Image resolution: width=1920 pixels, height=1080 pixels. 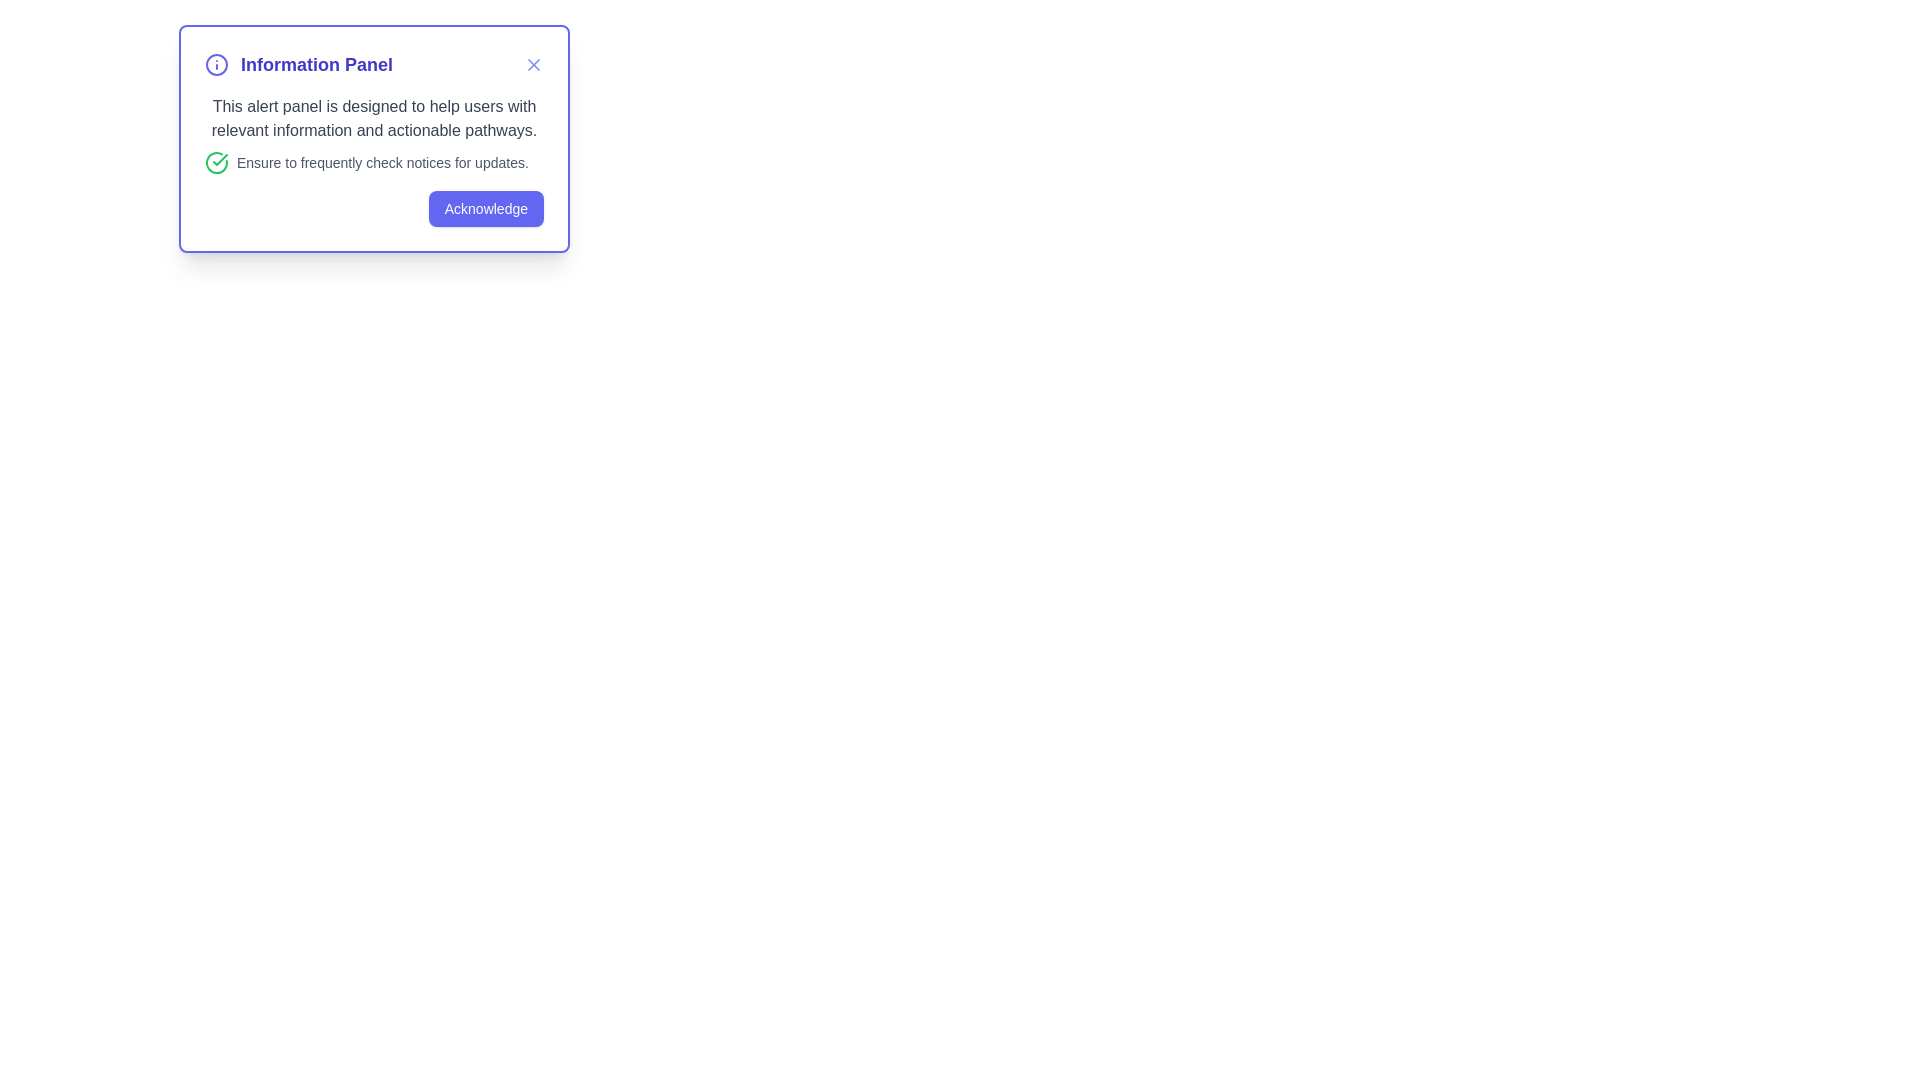 What do you see at coordinates (533, 64) in the screenshot?
I see `the 'X' icon in the top-right corner of the Information Panel` at bounding box center [533, 64].